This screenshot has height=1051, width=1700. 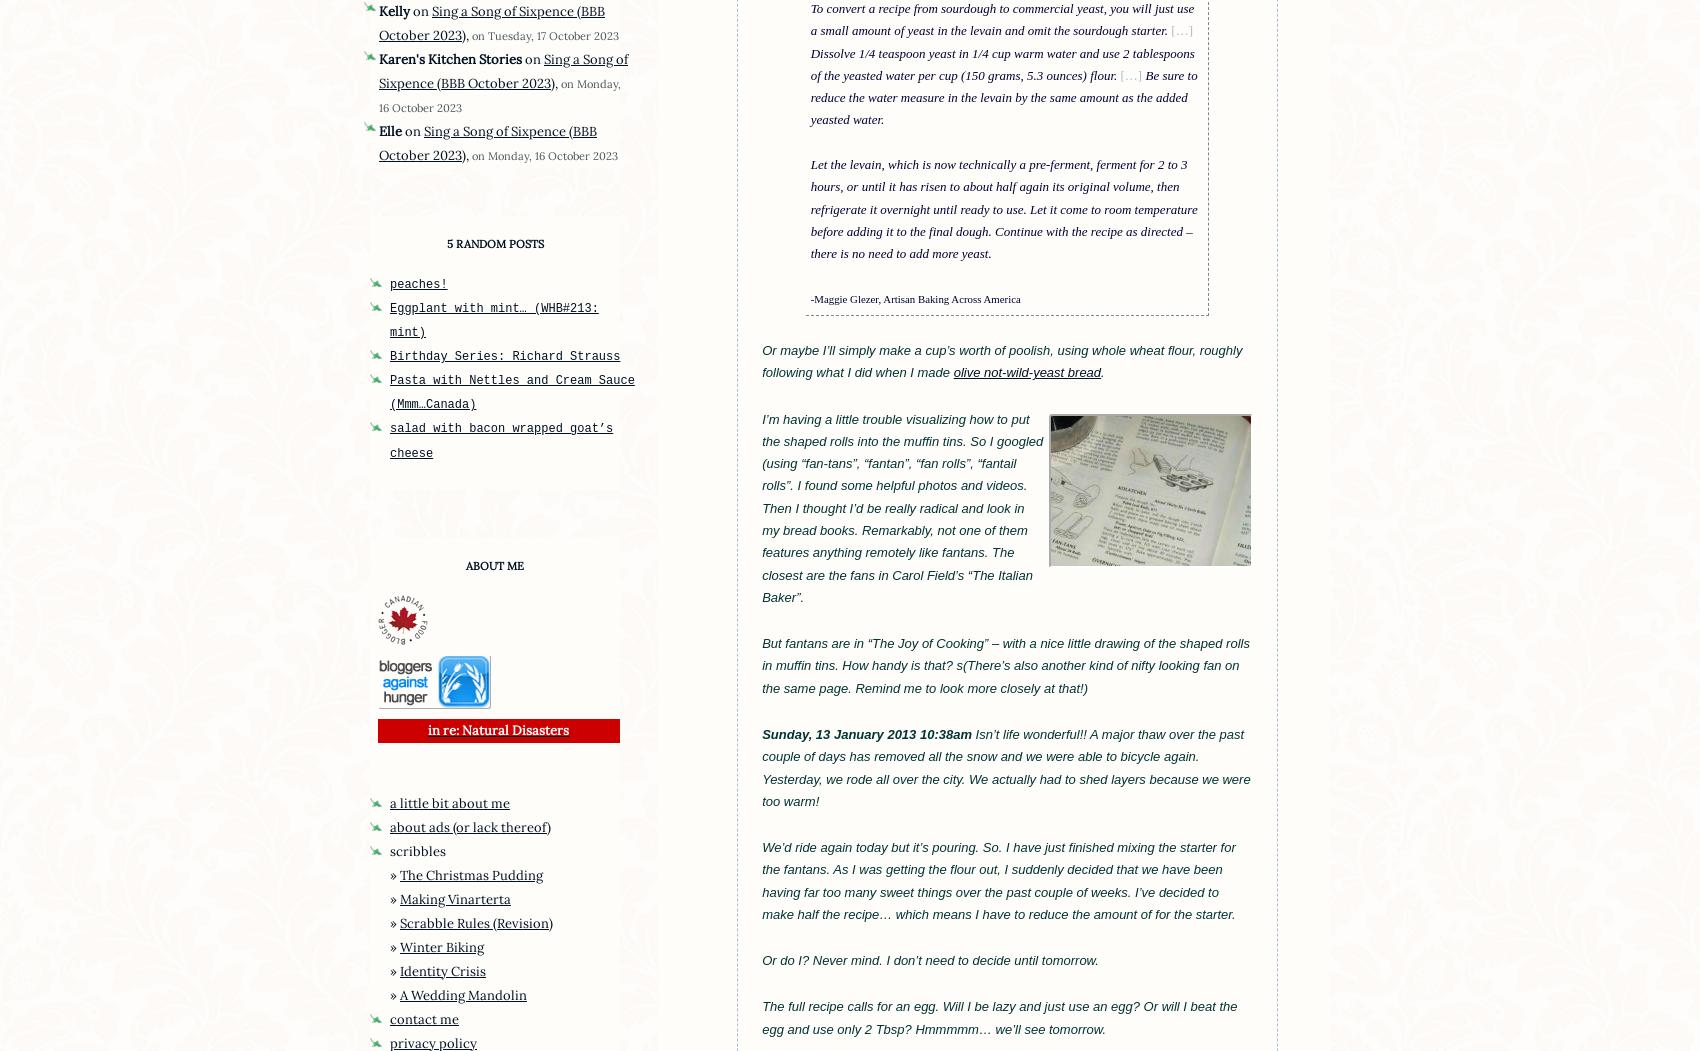 I want to click on 'Making Vinarterta', so click(x=399, y=898).